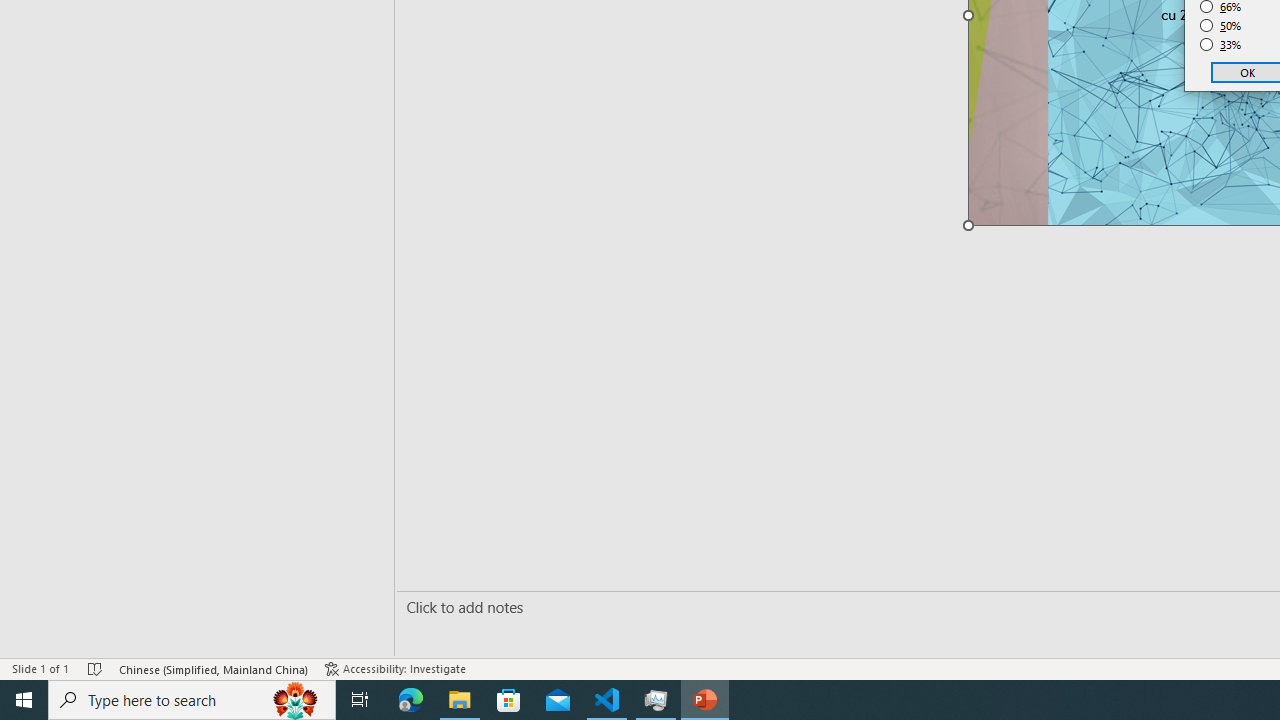  I want to click on 'Type here to search', so click(192, 698).